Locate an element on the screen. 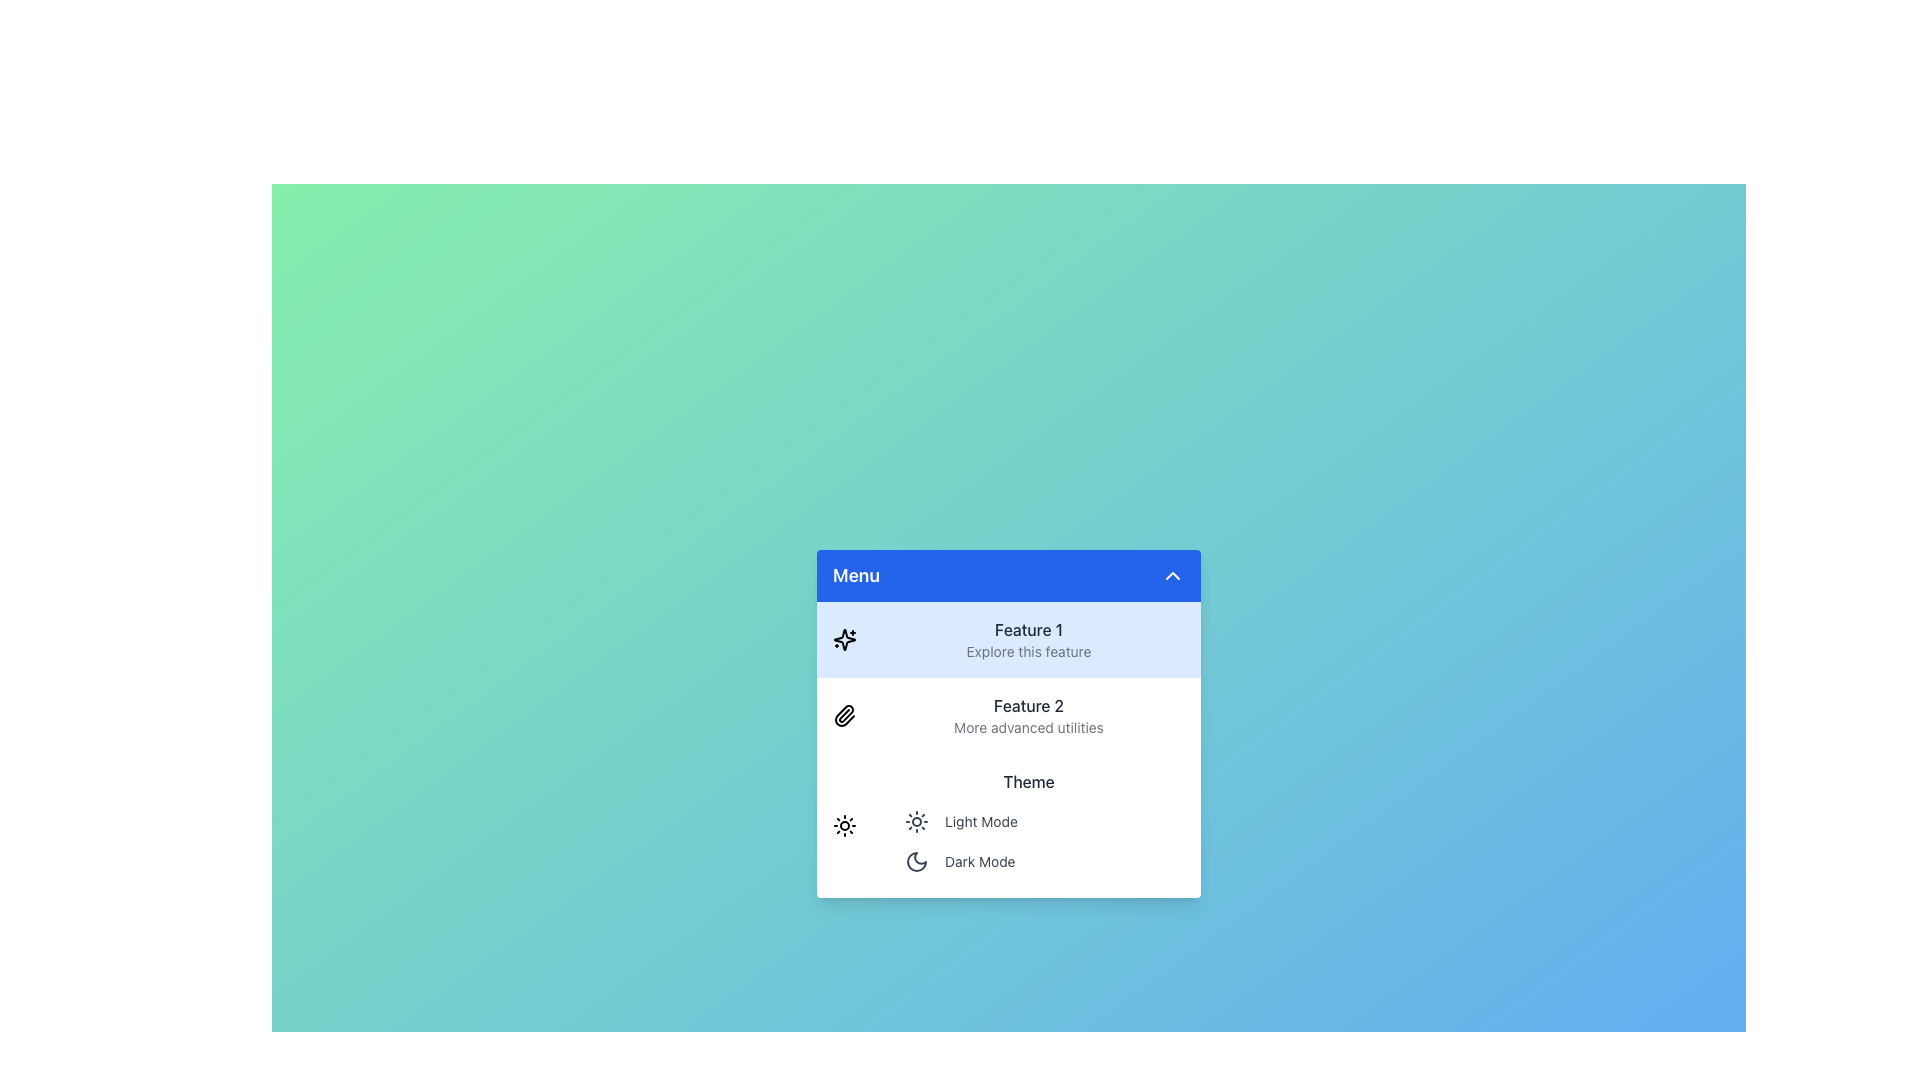 This screenshot has width=1920, height=1080. the selectable menu item representing 'Feature 2', which is the second item in the vertically stacked menu list is located at coordinates (1008, 715).